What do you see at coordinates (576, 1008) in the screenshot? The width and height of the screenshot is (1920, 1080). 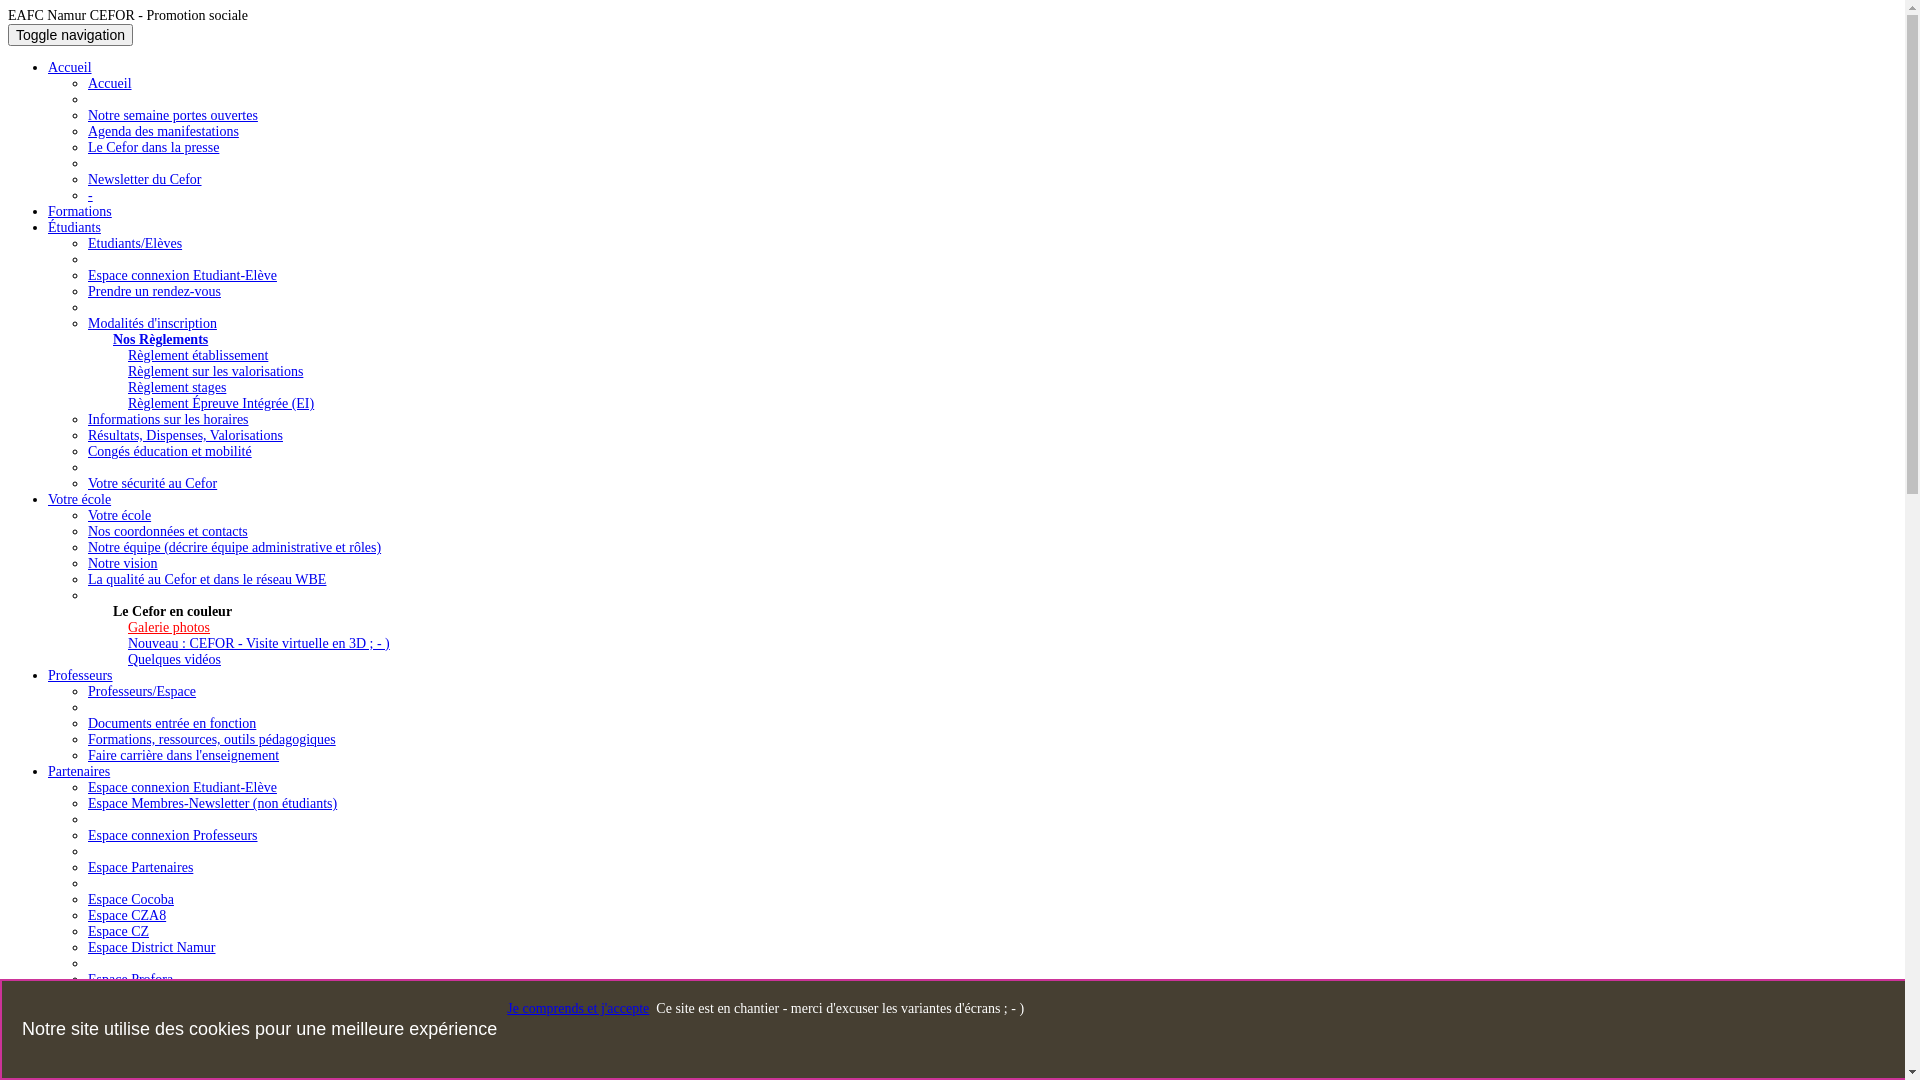 I see `'Je comprends et j'accepte'` at bounding box center [576, 1008].